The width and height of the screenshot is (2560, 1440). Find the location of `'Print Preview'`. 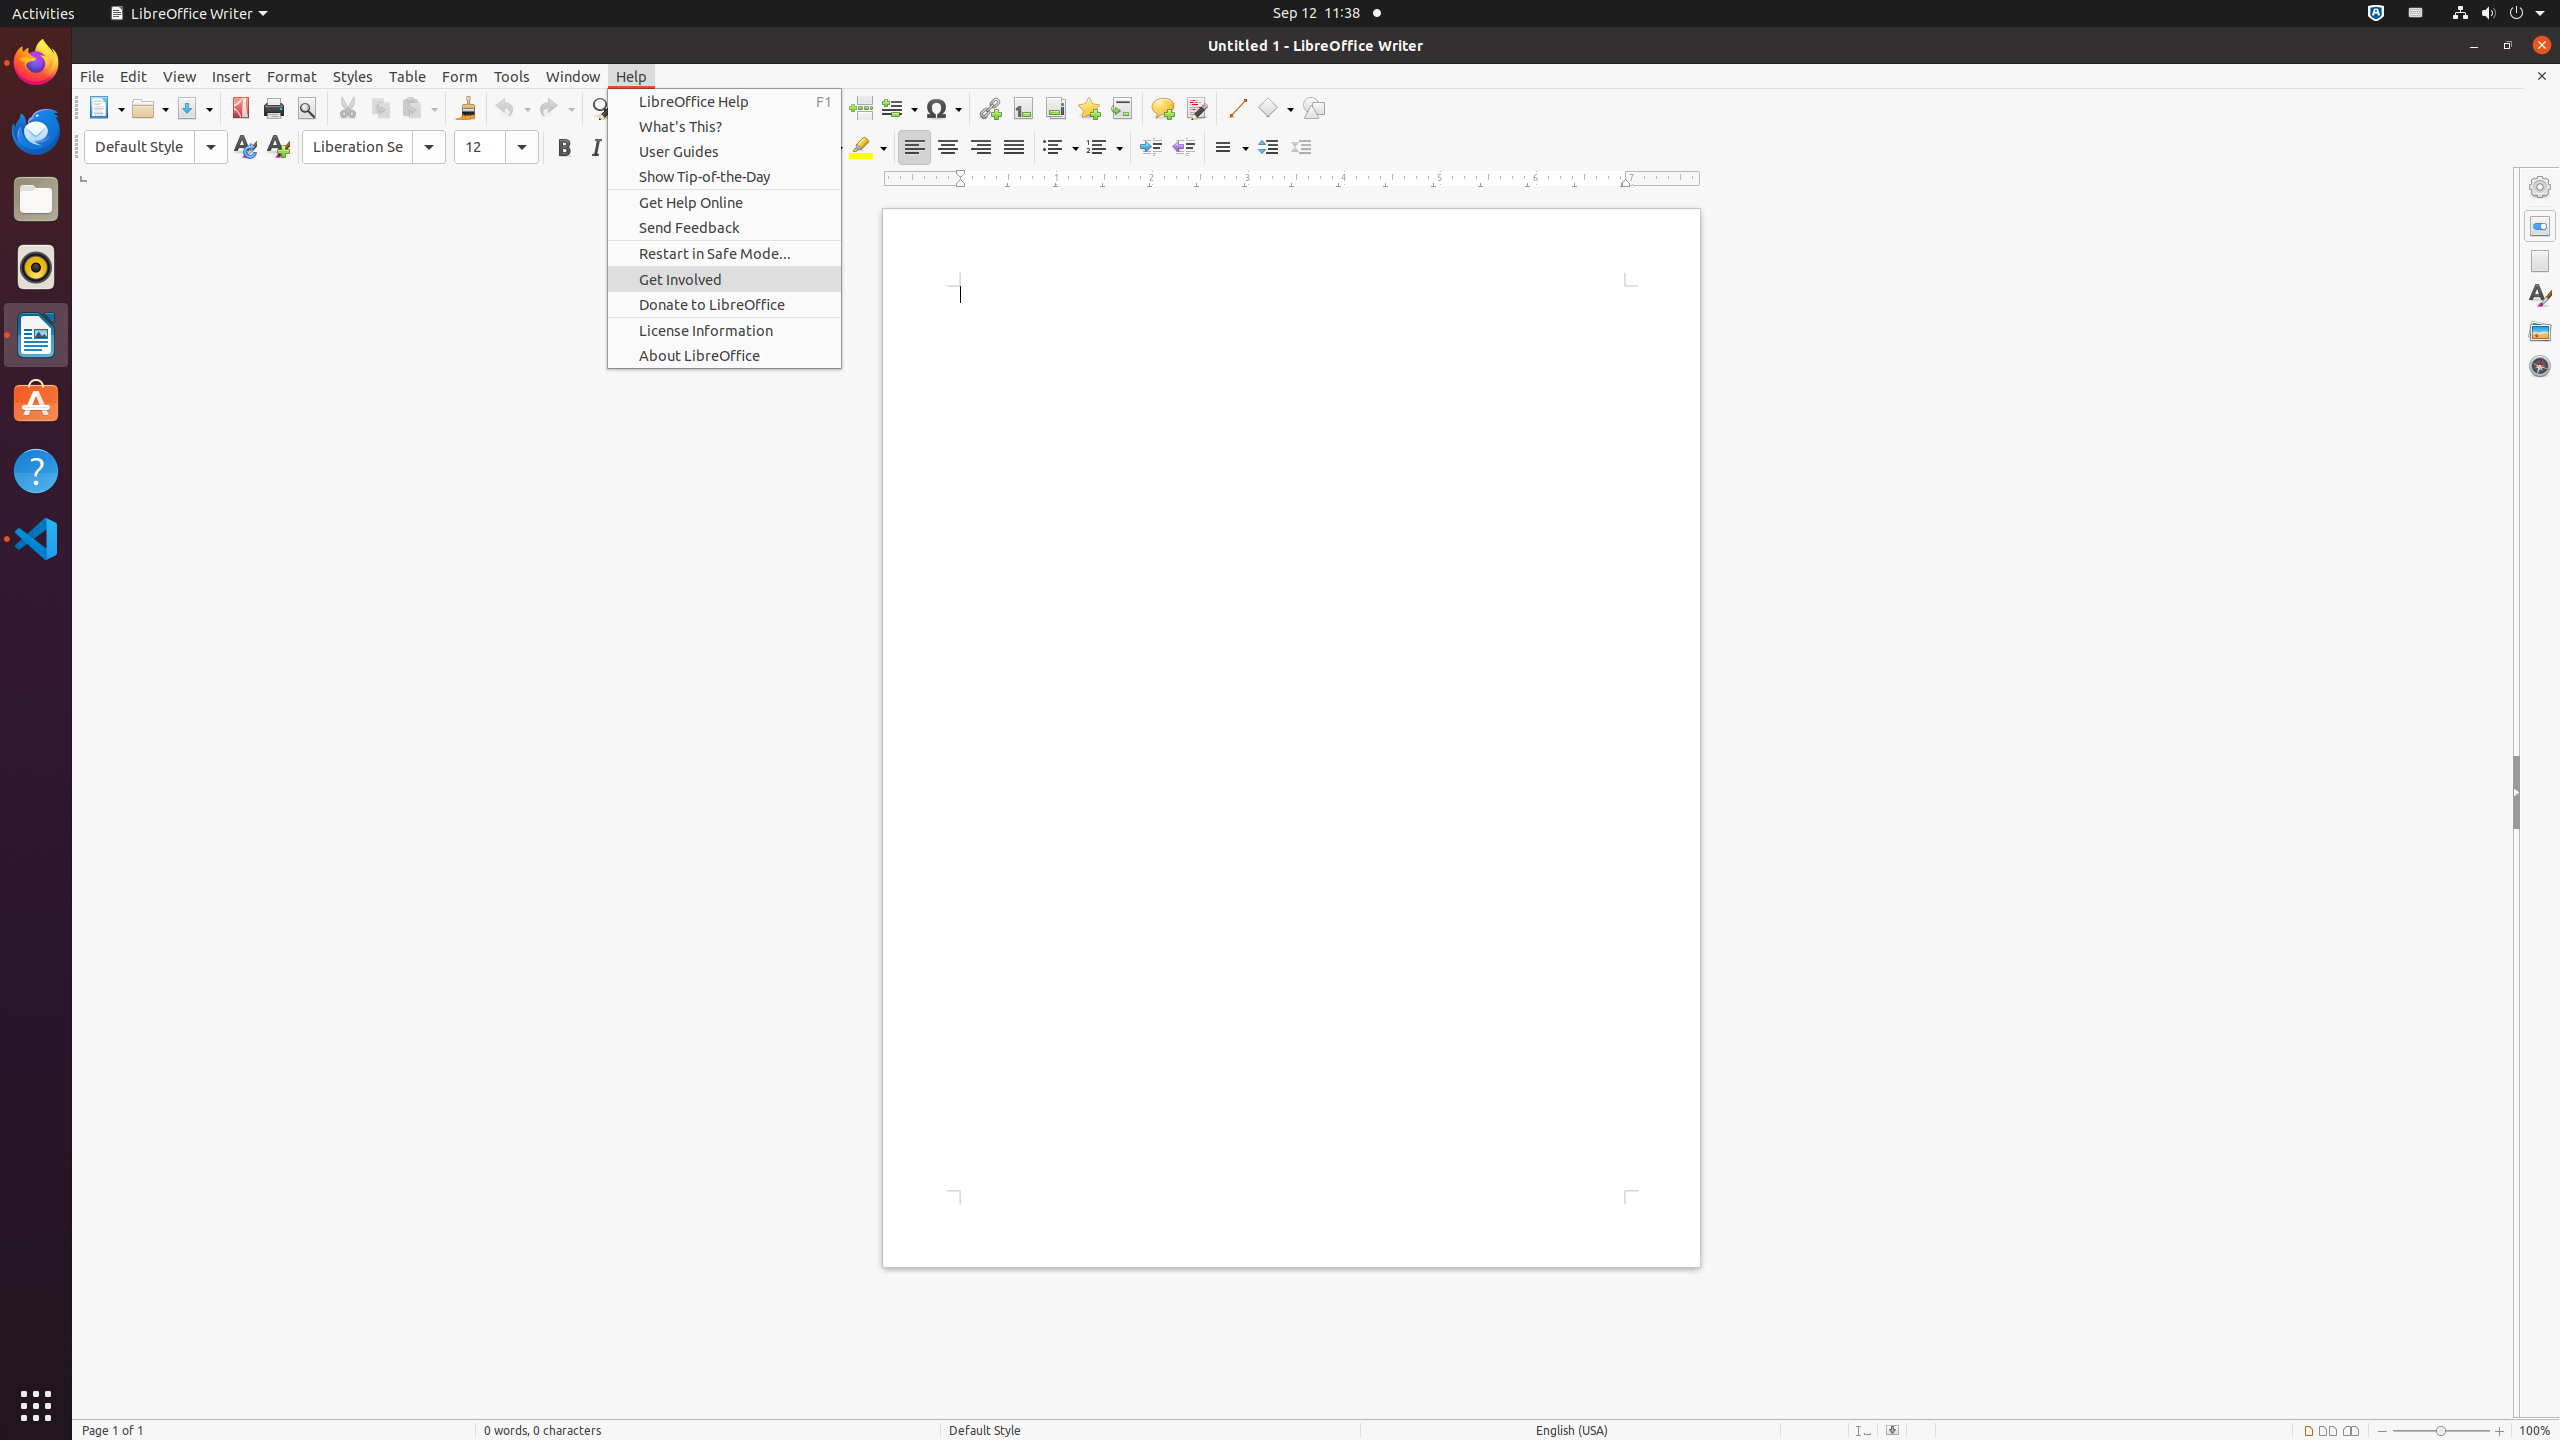

'Print Preview' is located at coordinates (305, 107).